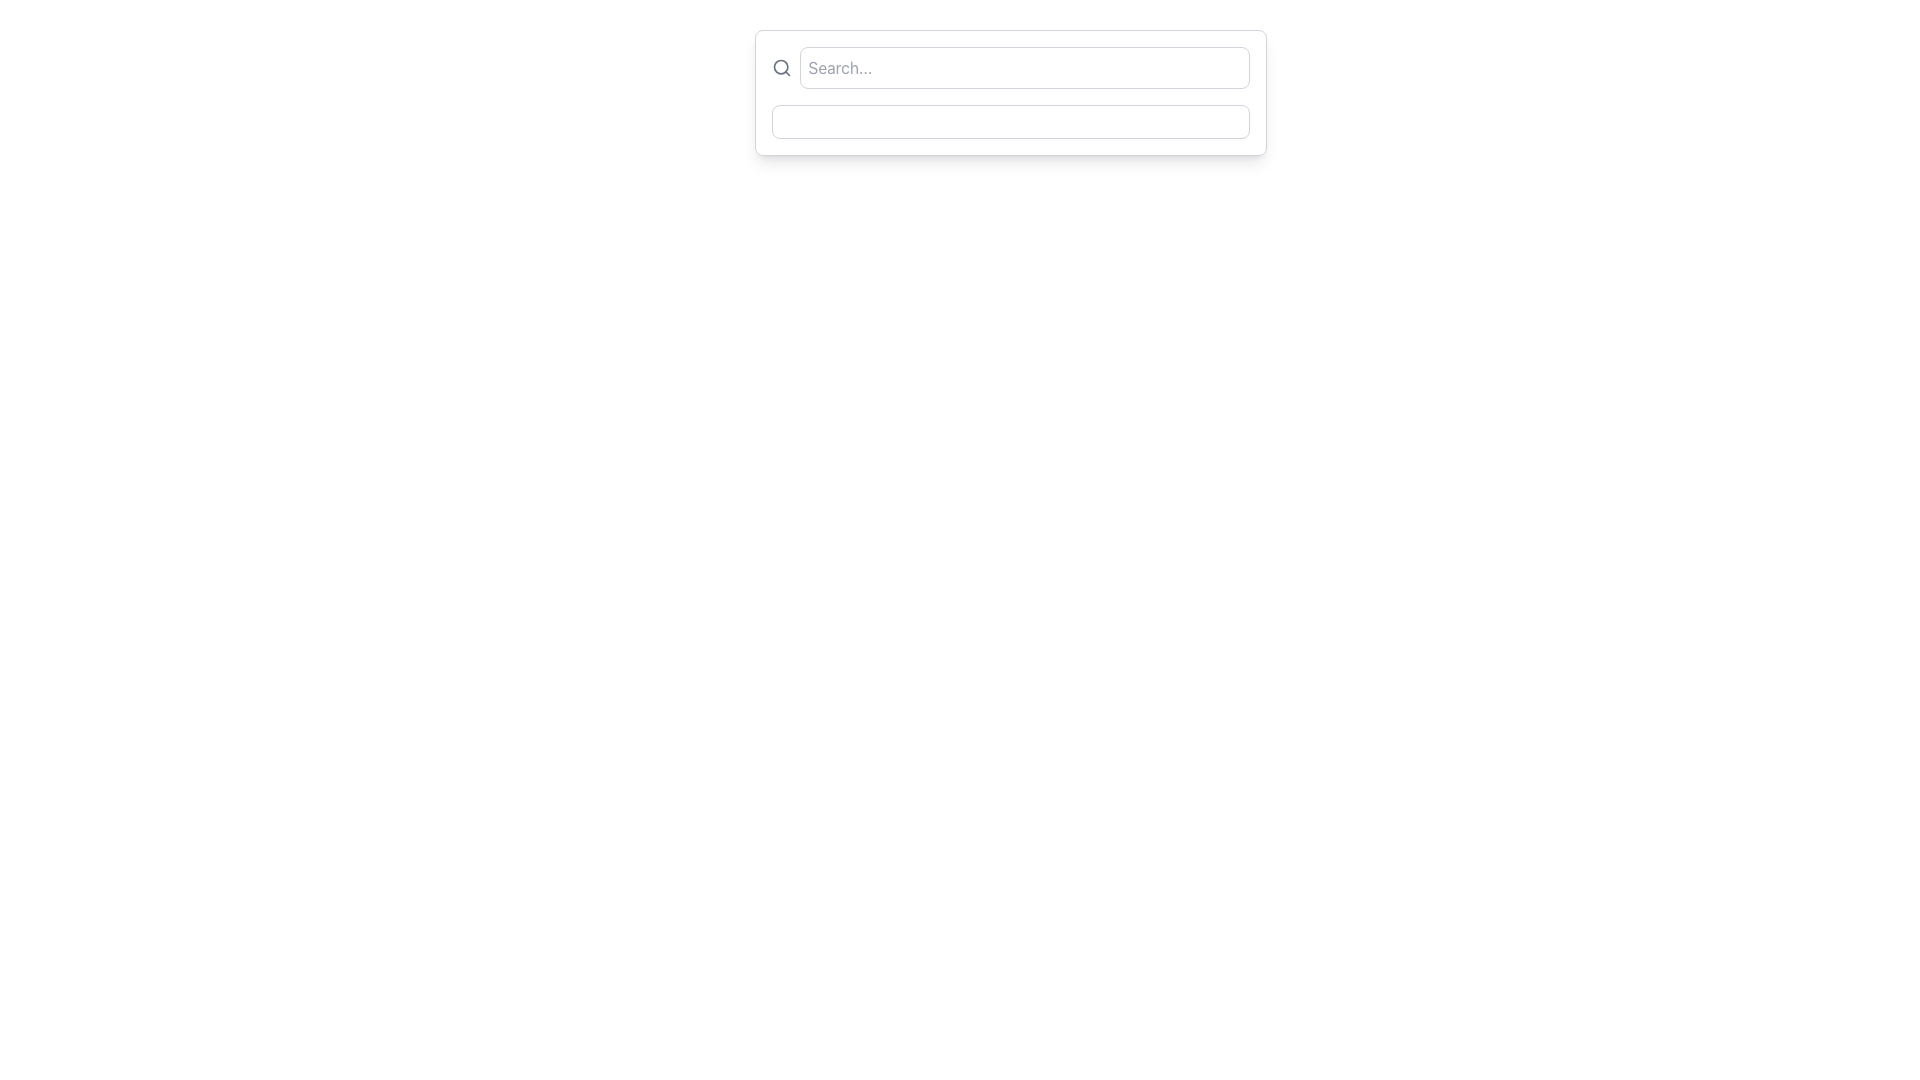  Describe the element at coordinates (1010, 92) in the screenshot. I see `inside the prominent search bar located at the top-left of the rectangular card with rounded corners to type` at that location.